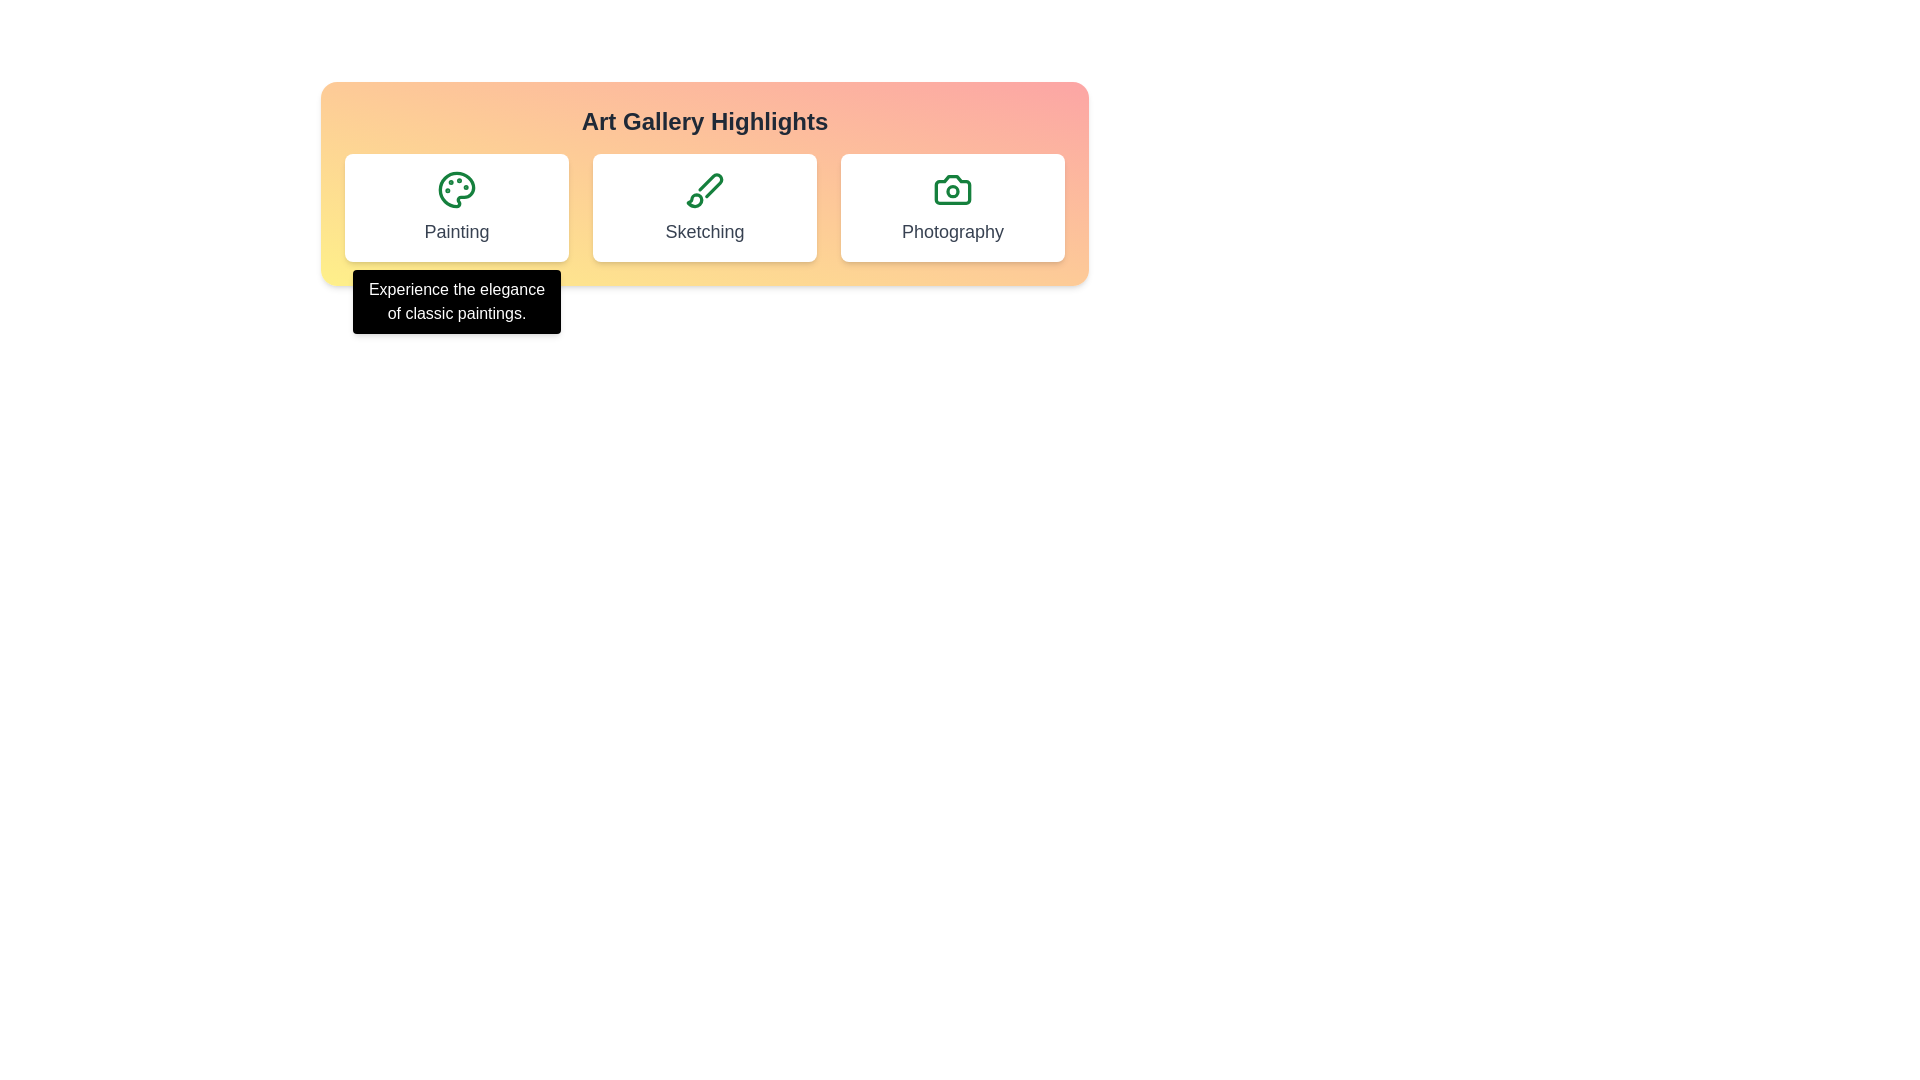 The image size is (1920, 1080). Describe the element at coordinates (952, 208) in the screenshot. I see `the 'Photography' clickable card` at that location.